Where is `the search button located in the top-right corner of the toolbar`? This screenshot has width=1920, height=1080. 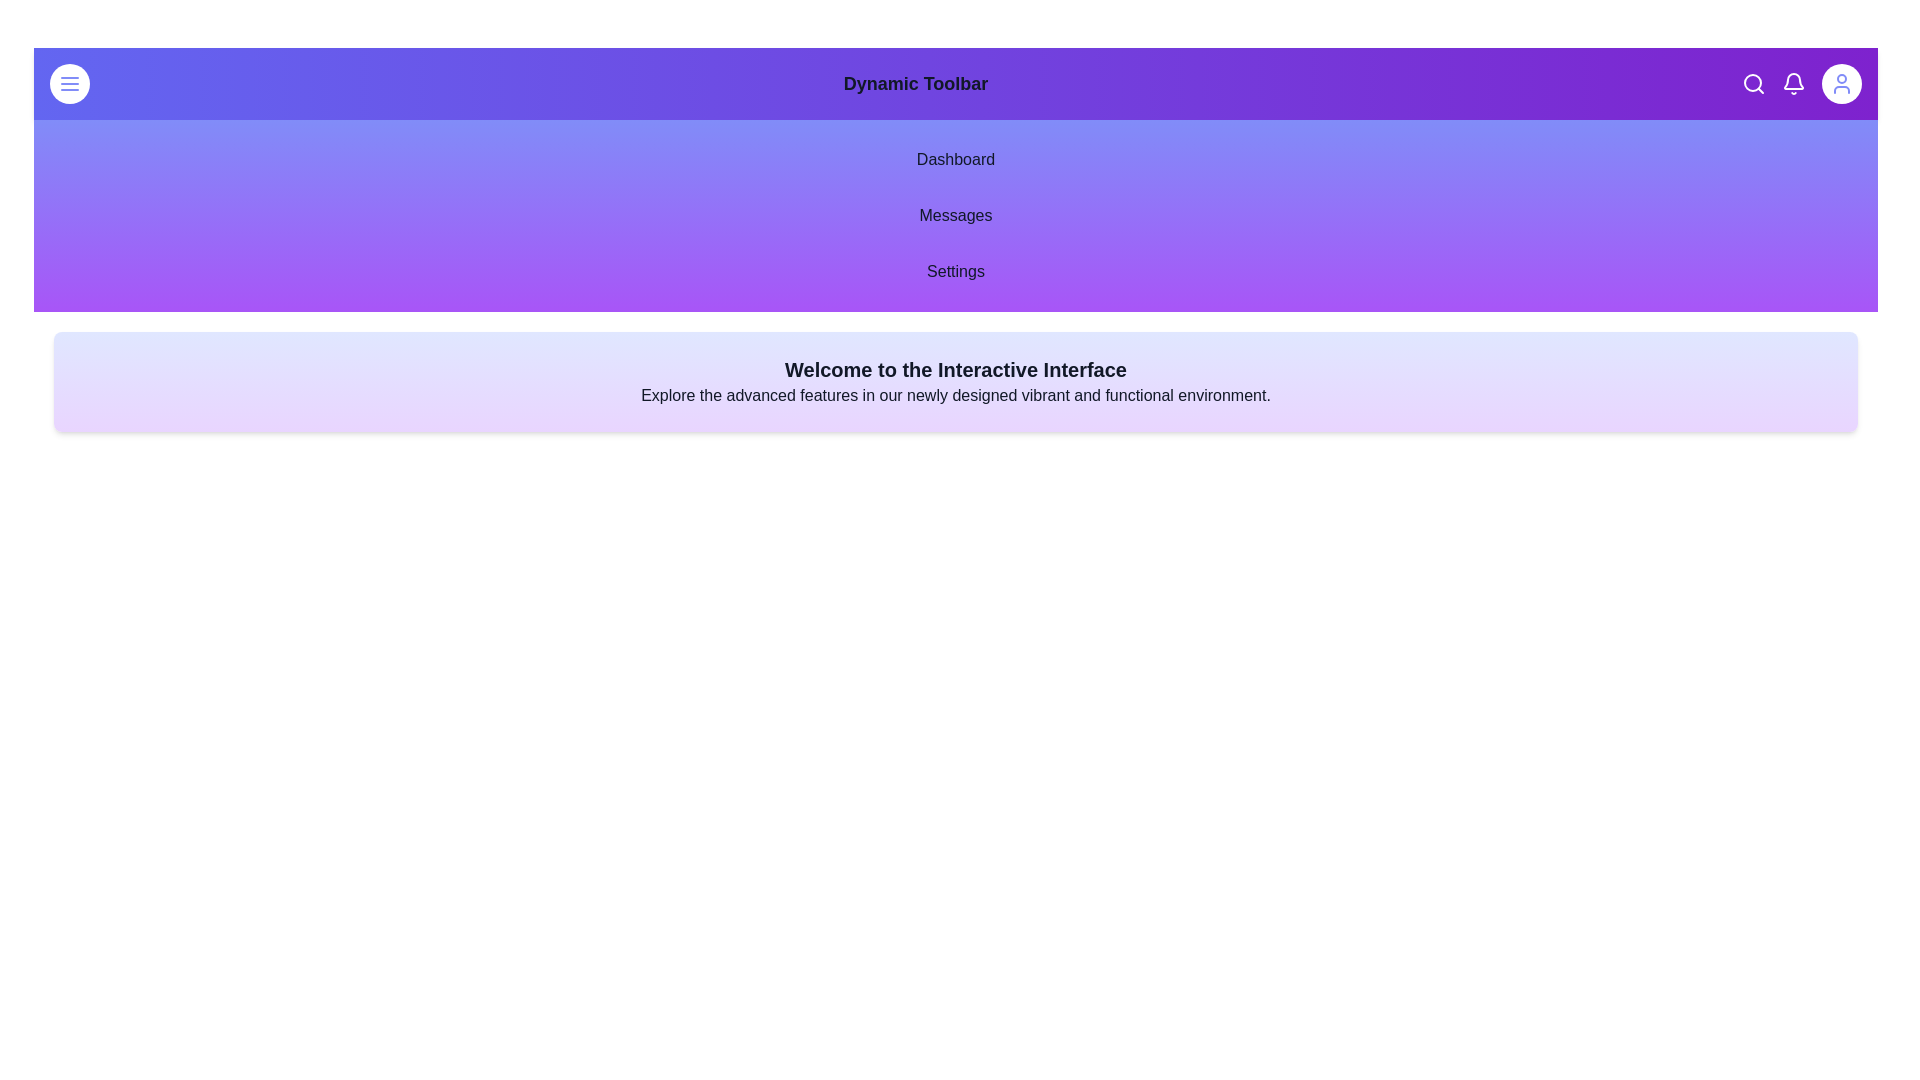
the search button located in the top-right corner of the toolbar is located at coordinates (1752, 83).